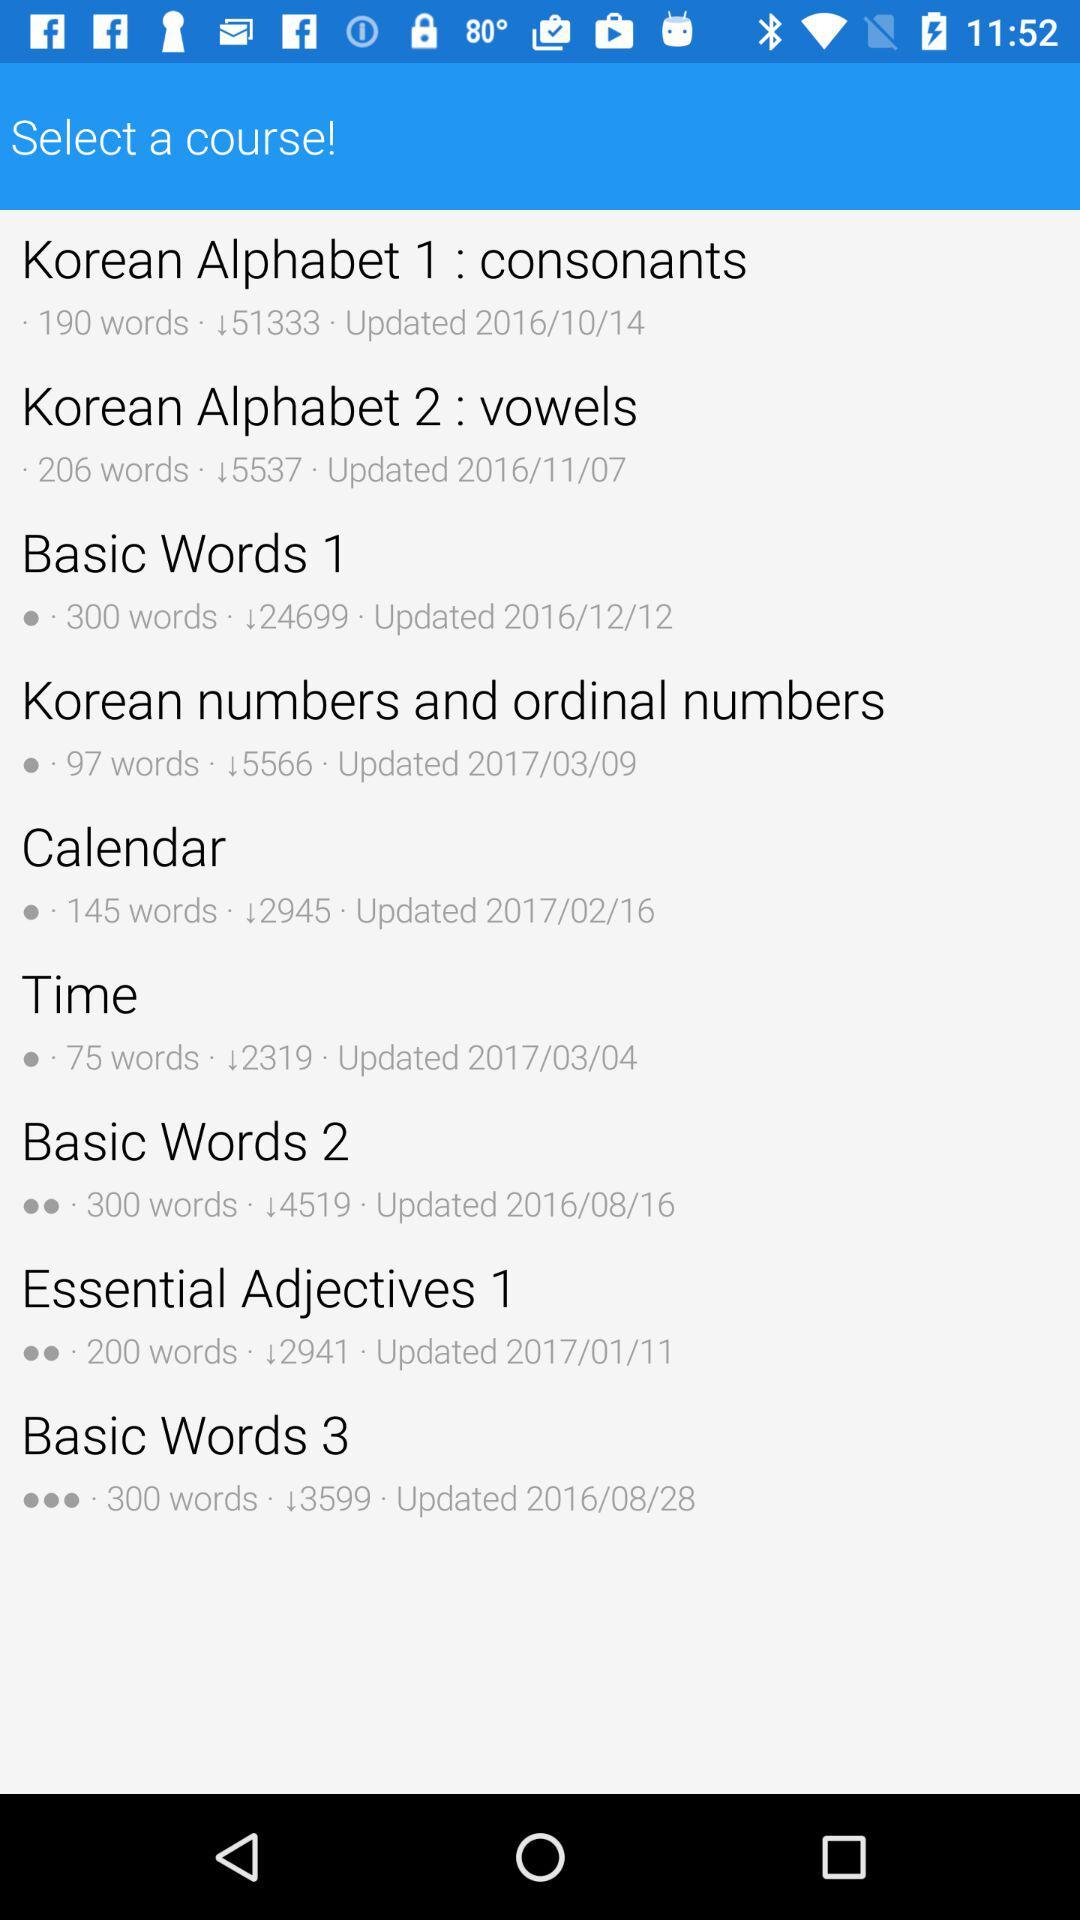 The width and height of the screenshot is (1080, 1920). Describe the element at coordinates (540, 1018) in the screenshot. I see `time 75 words item` at that location.